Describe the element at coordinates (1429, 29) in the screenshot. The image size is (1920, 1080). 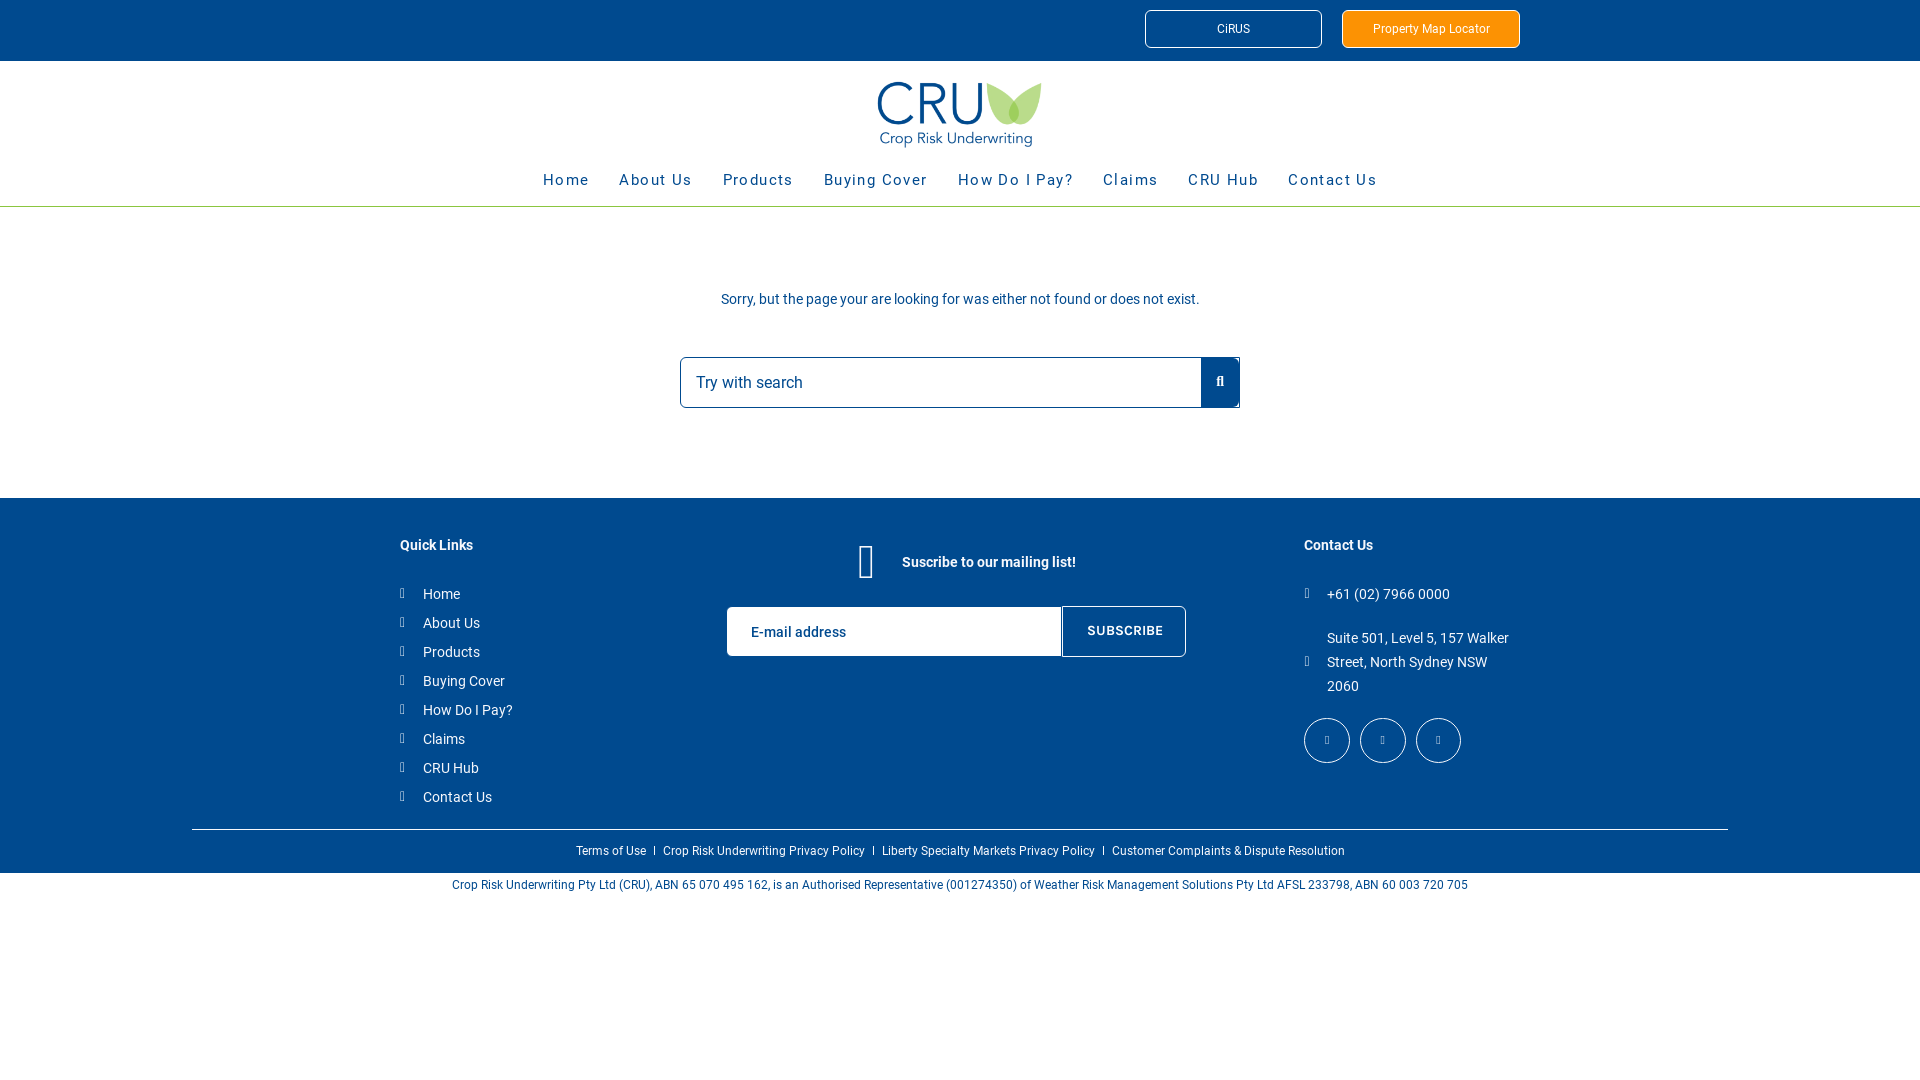
I see `'Property Map Locator'` at that location.